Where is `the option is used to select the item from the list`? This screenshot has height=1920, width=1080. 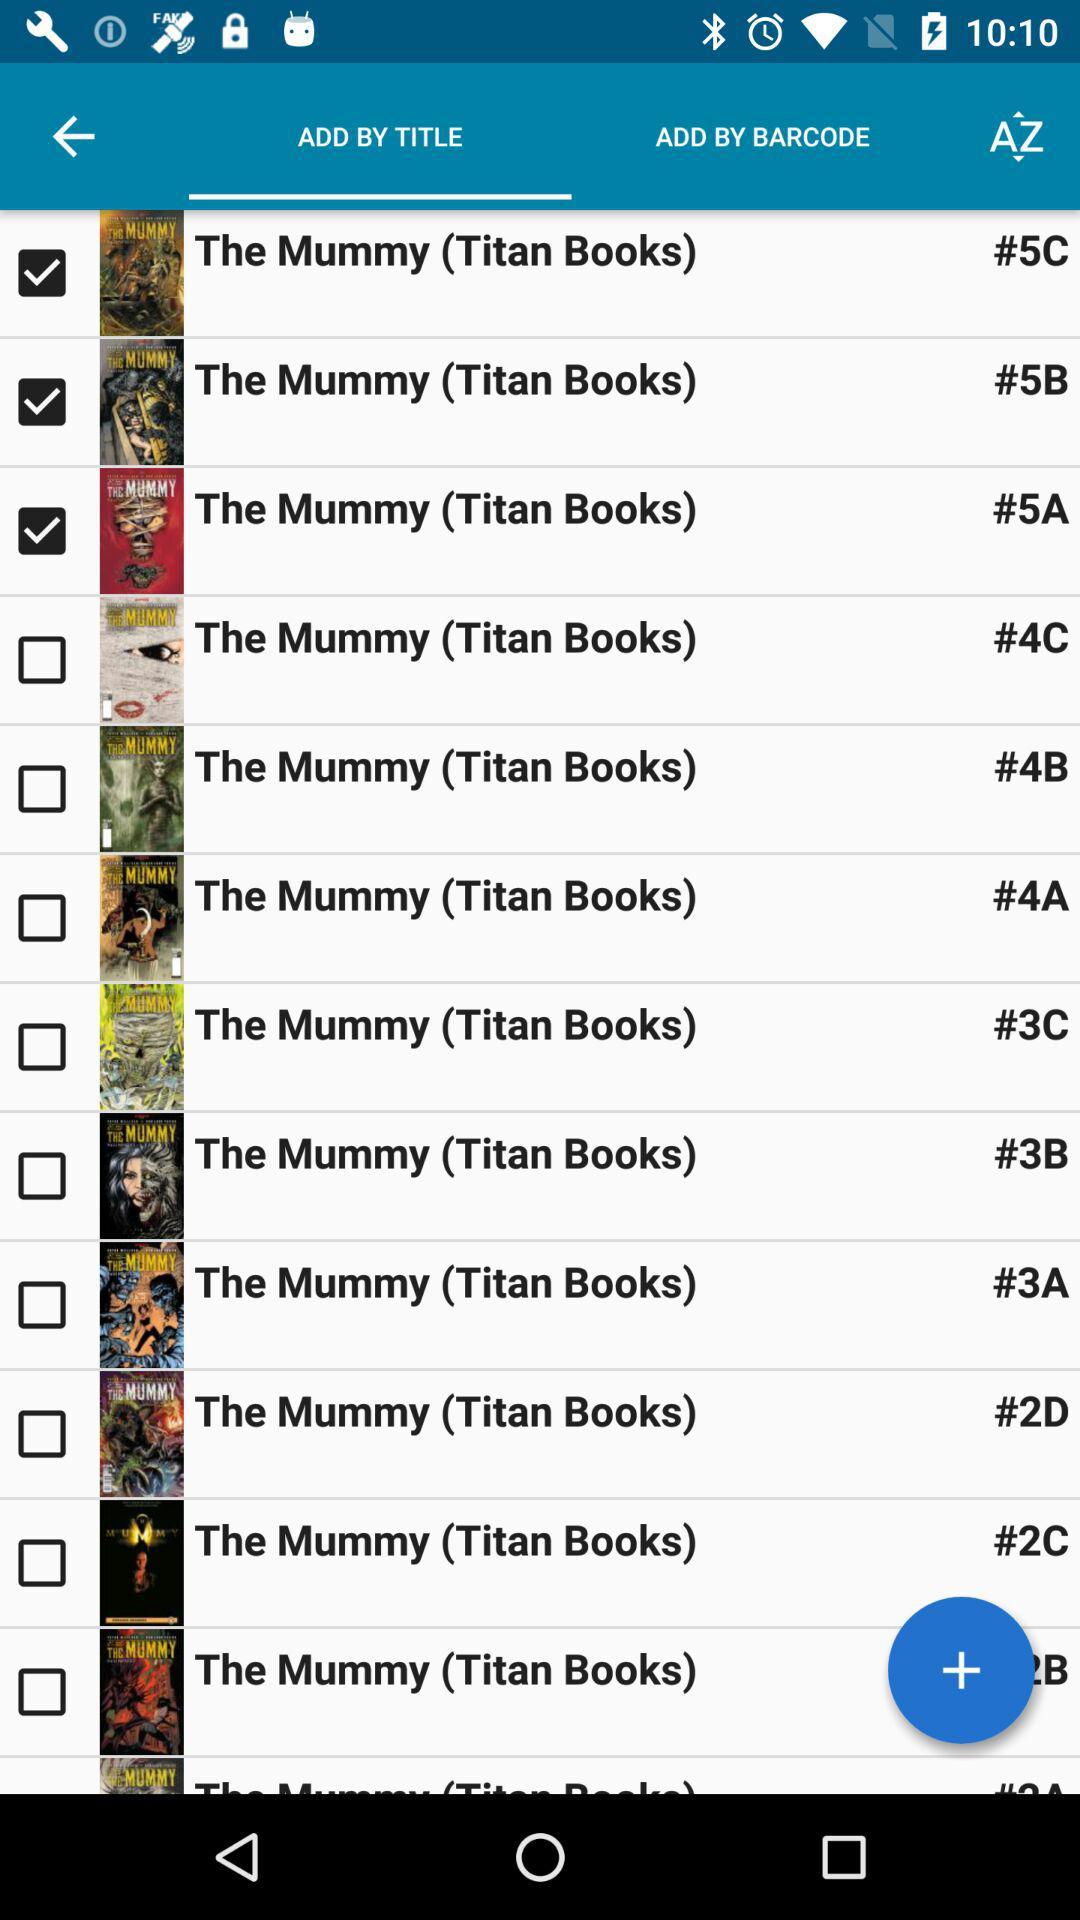 the option is used to select the item from the list is located at coordinates (48, 1305).